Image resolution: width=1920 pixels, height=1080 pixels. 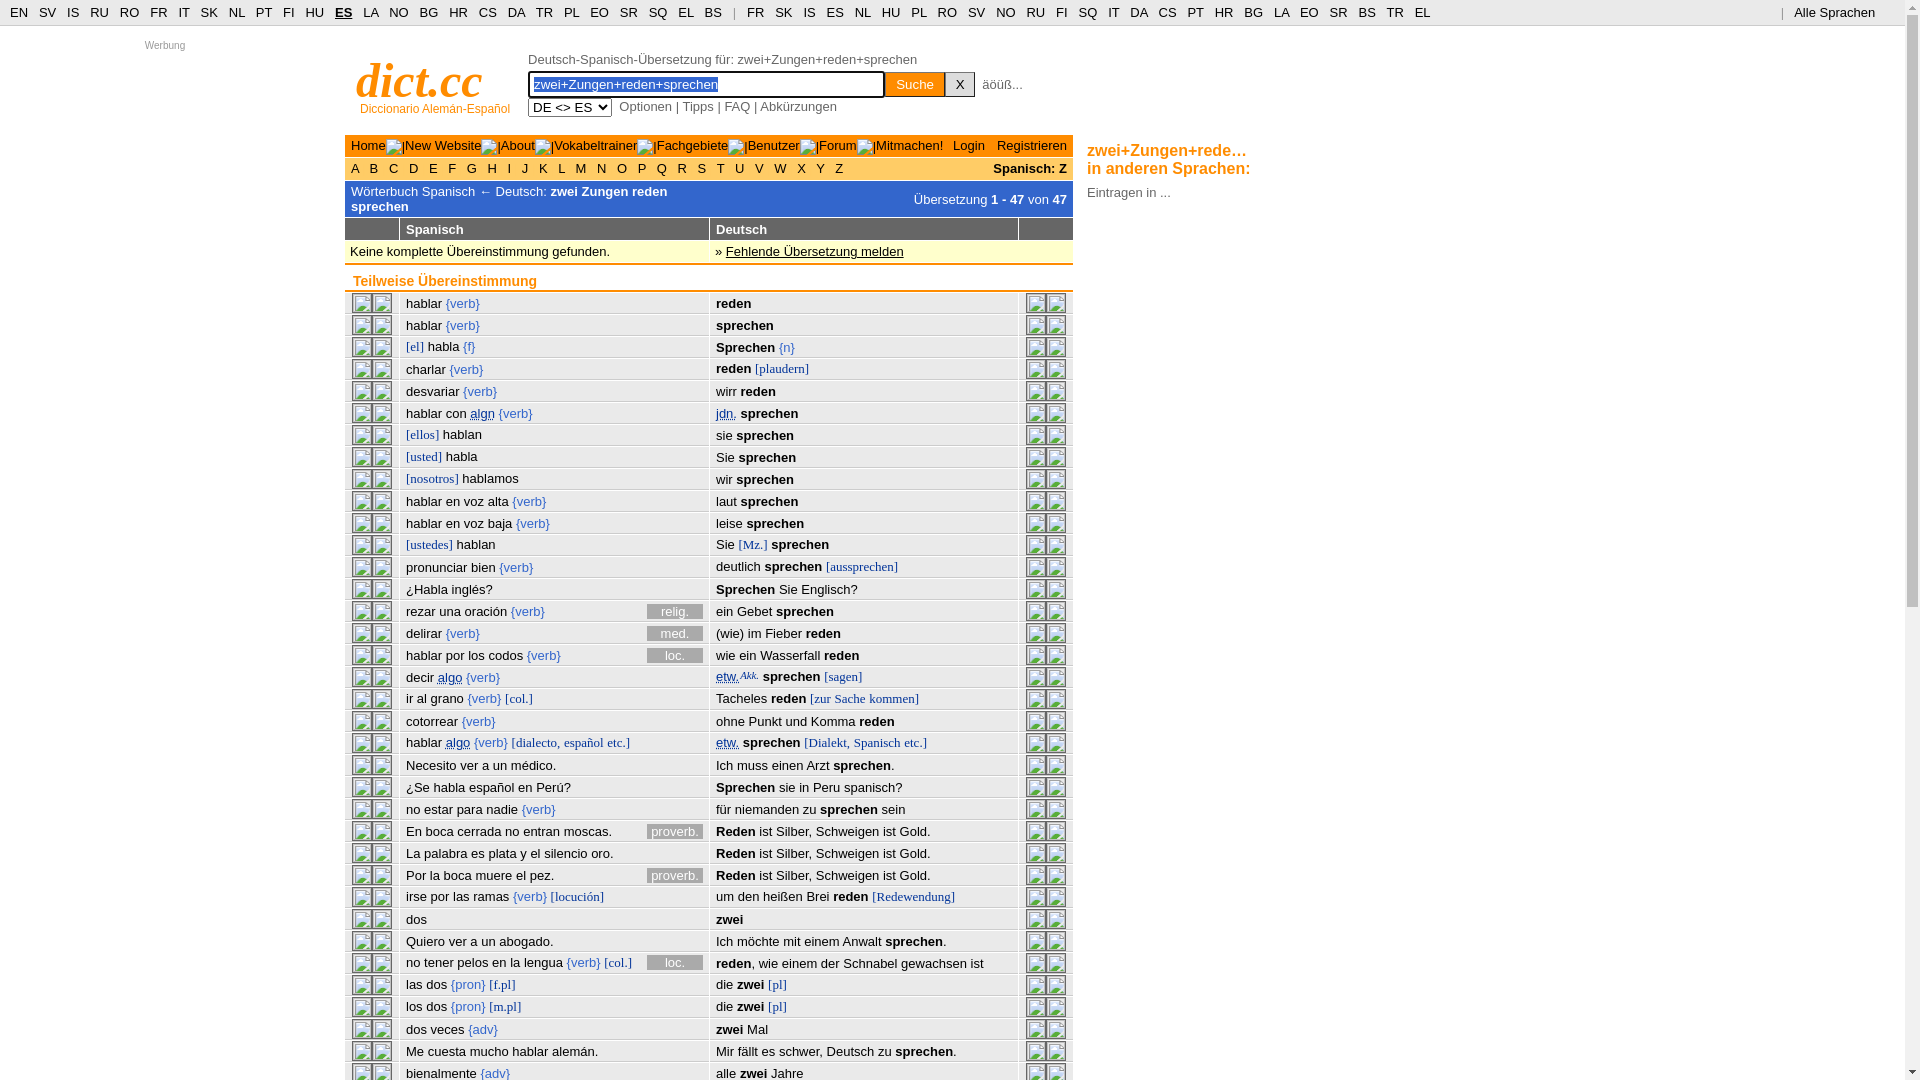 What do you see at coordinates (754, 12) in the screenshot?
I see `'FR'` at bounding box center [754, 12].